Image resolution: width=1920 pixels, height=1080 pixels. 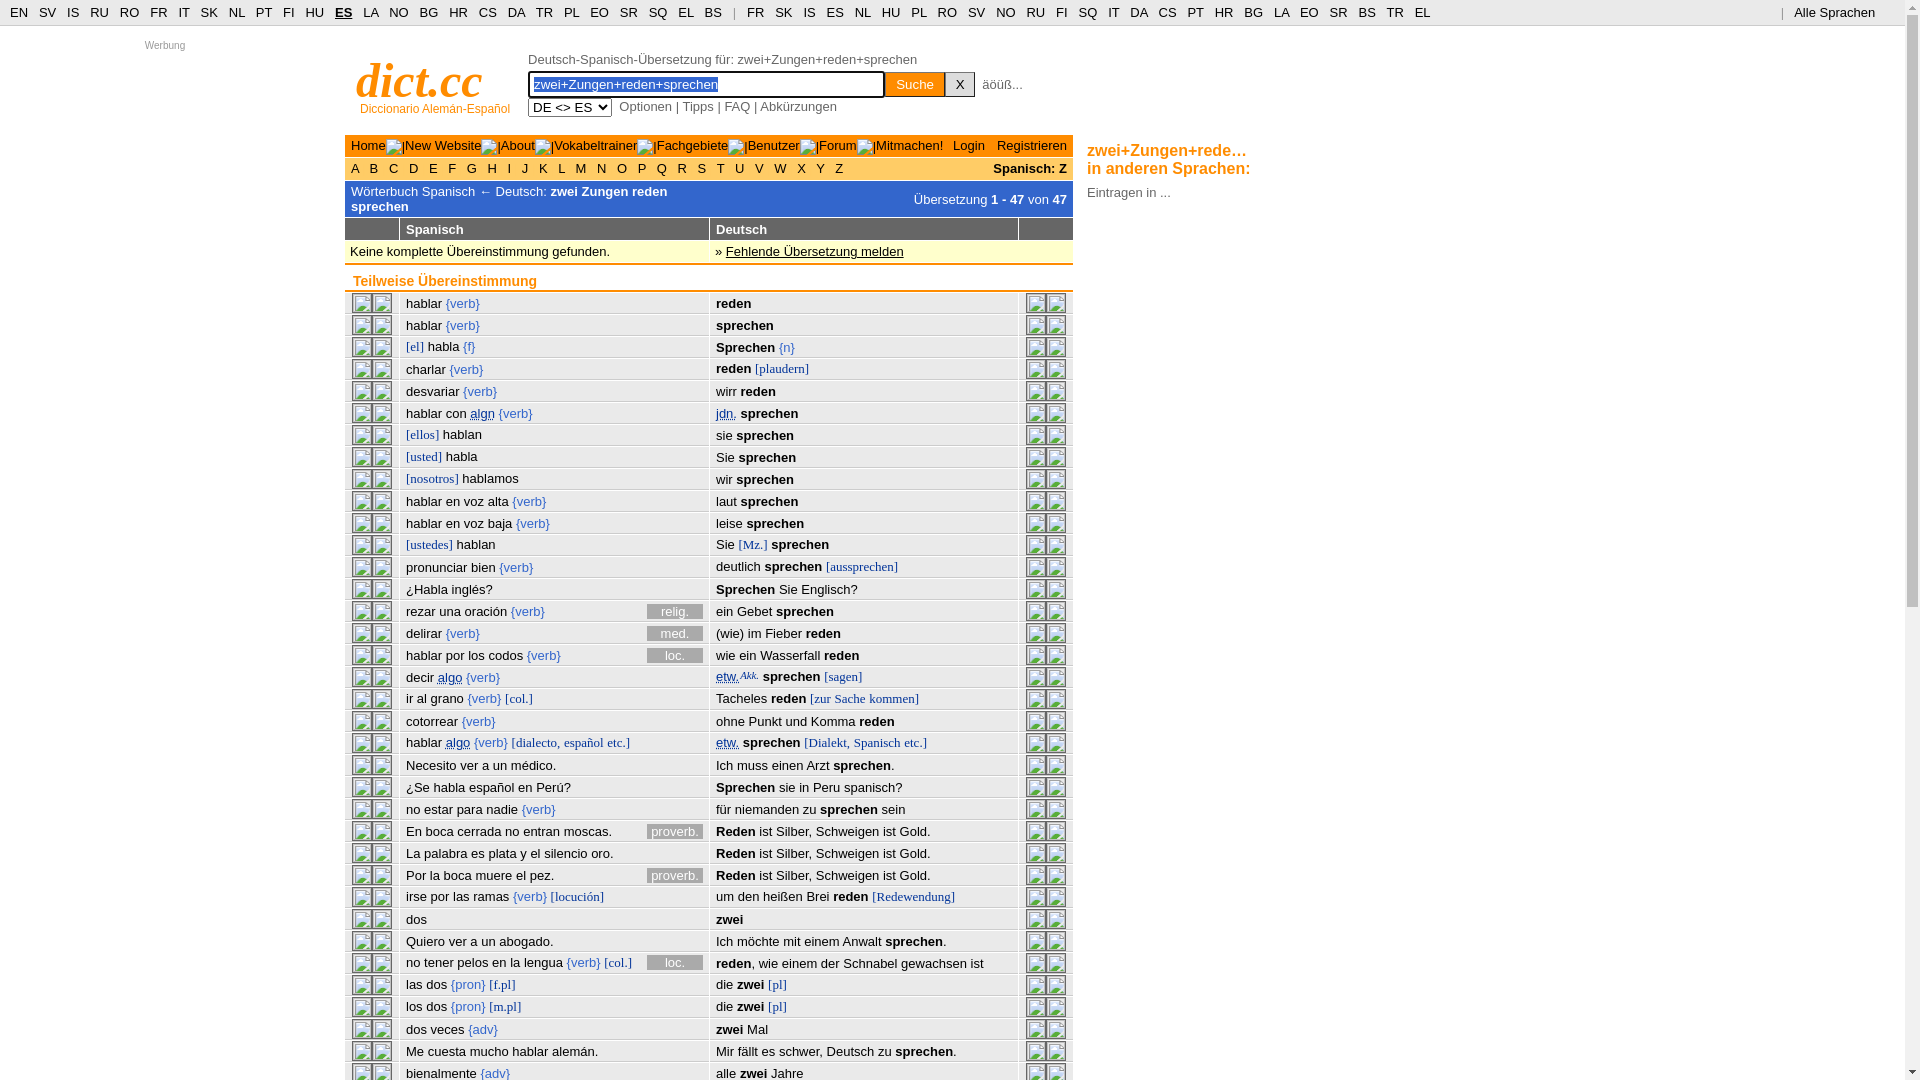 What do you see at coordinates (754, 12) in the screenshot?
I see `'FR'` at bounding box center [754, 12].